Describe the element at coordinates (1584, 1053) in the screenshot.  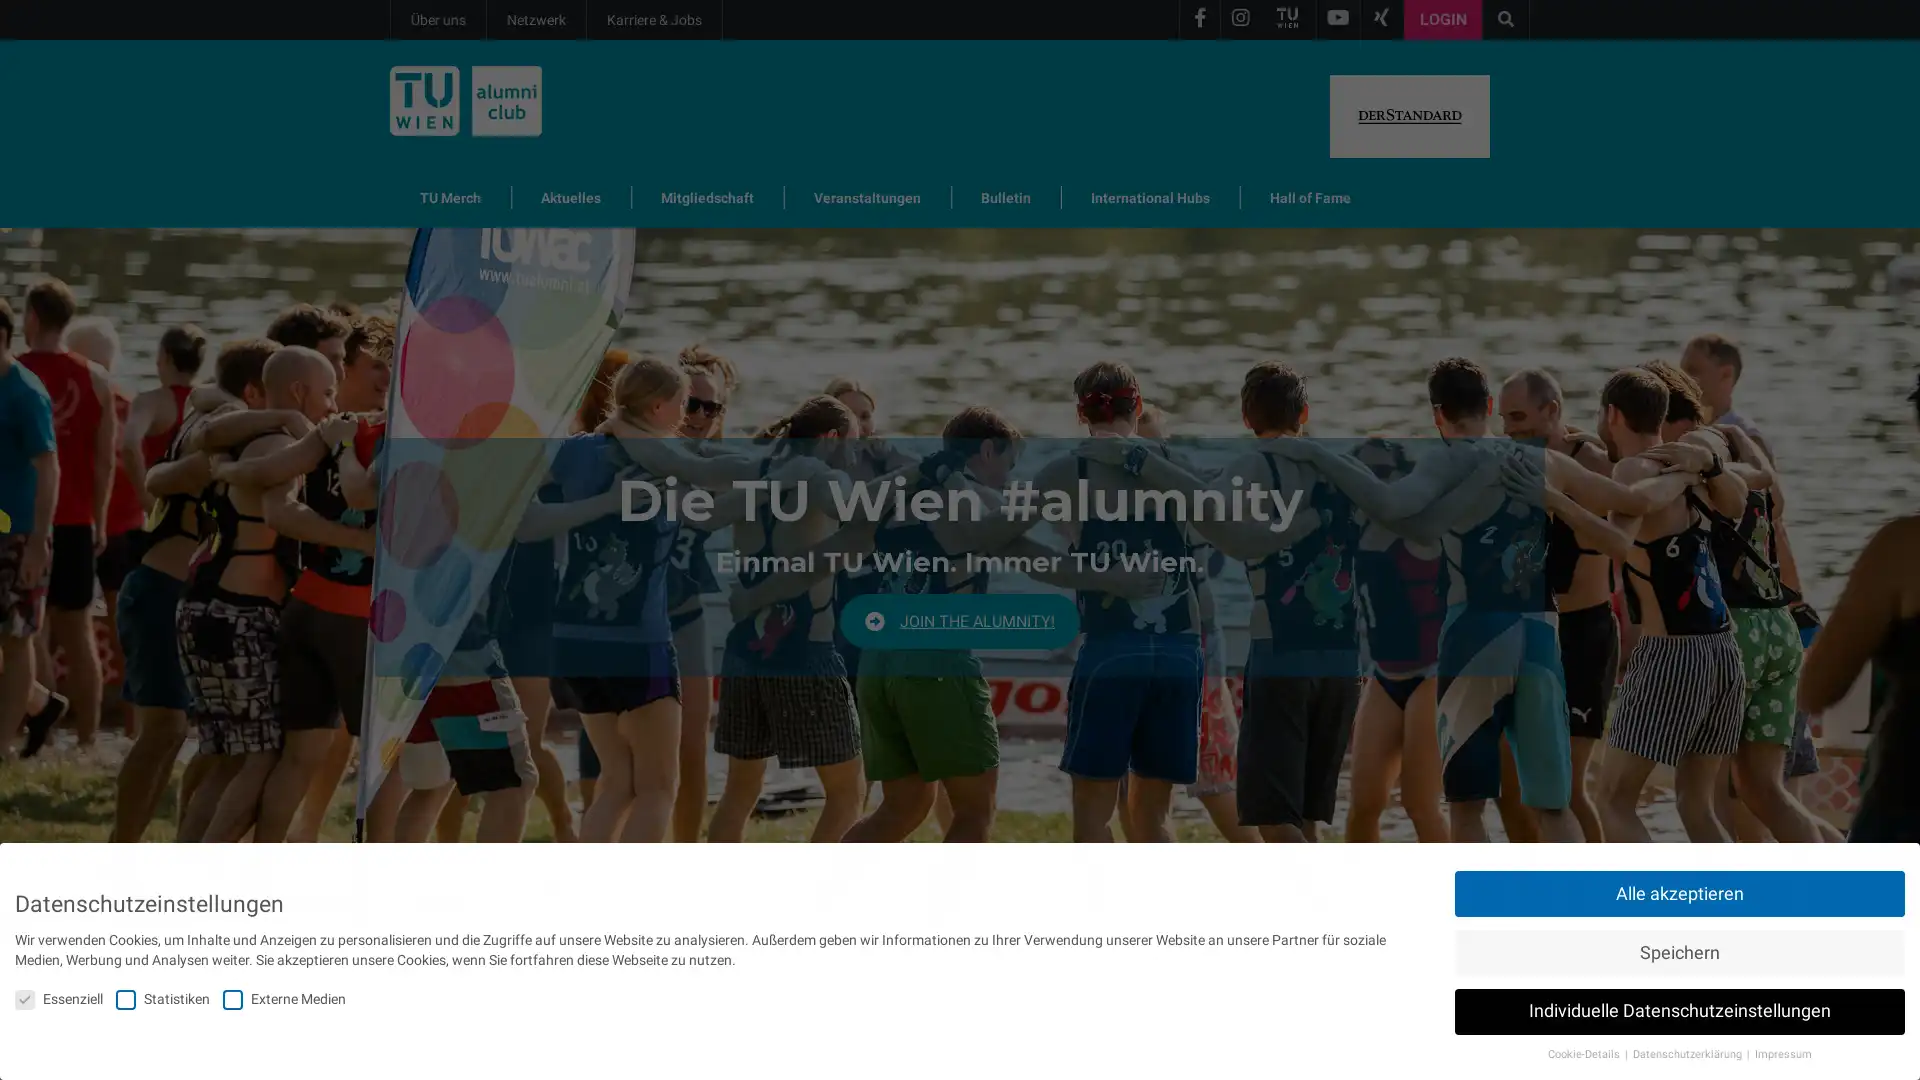
I see `Cookie-Details` at that location.